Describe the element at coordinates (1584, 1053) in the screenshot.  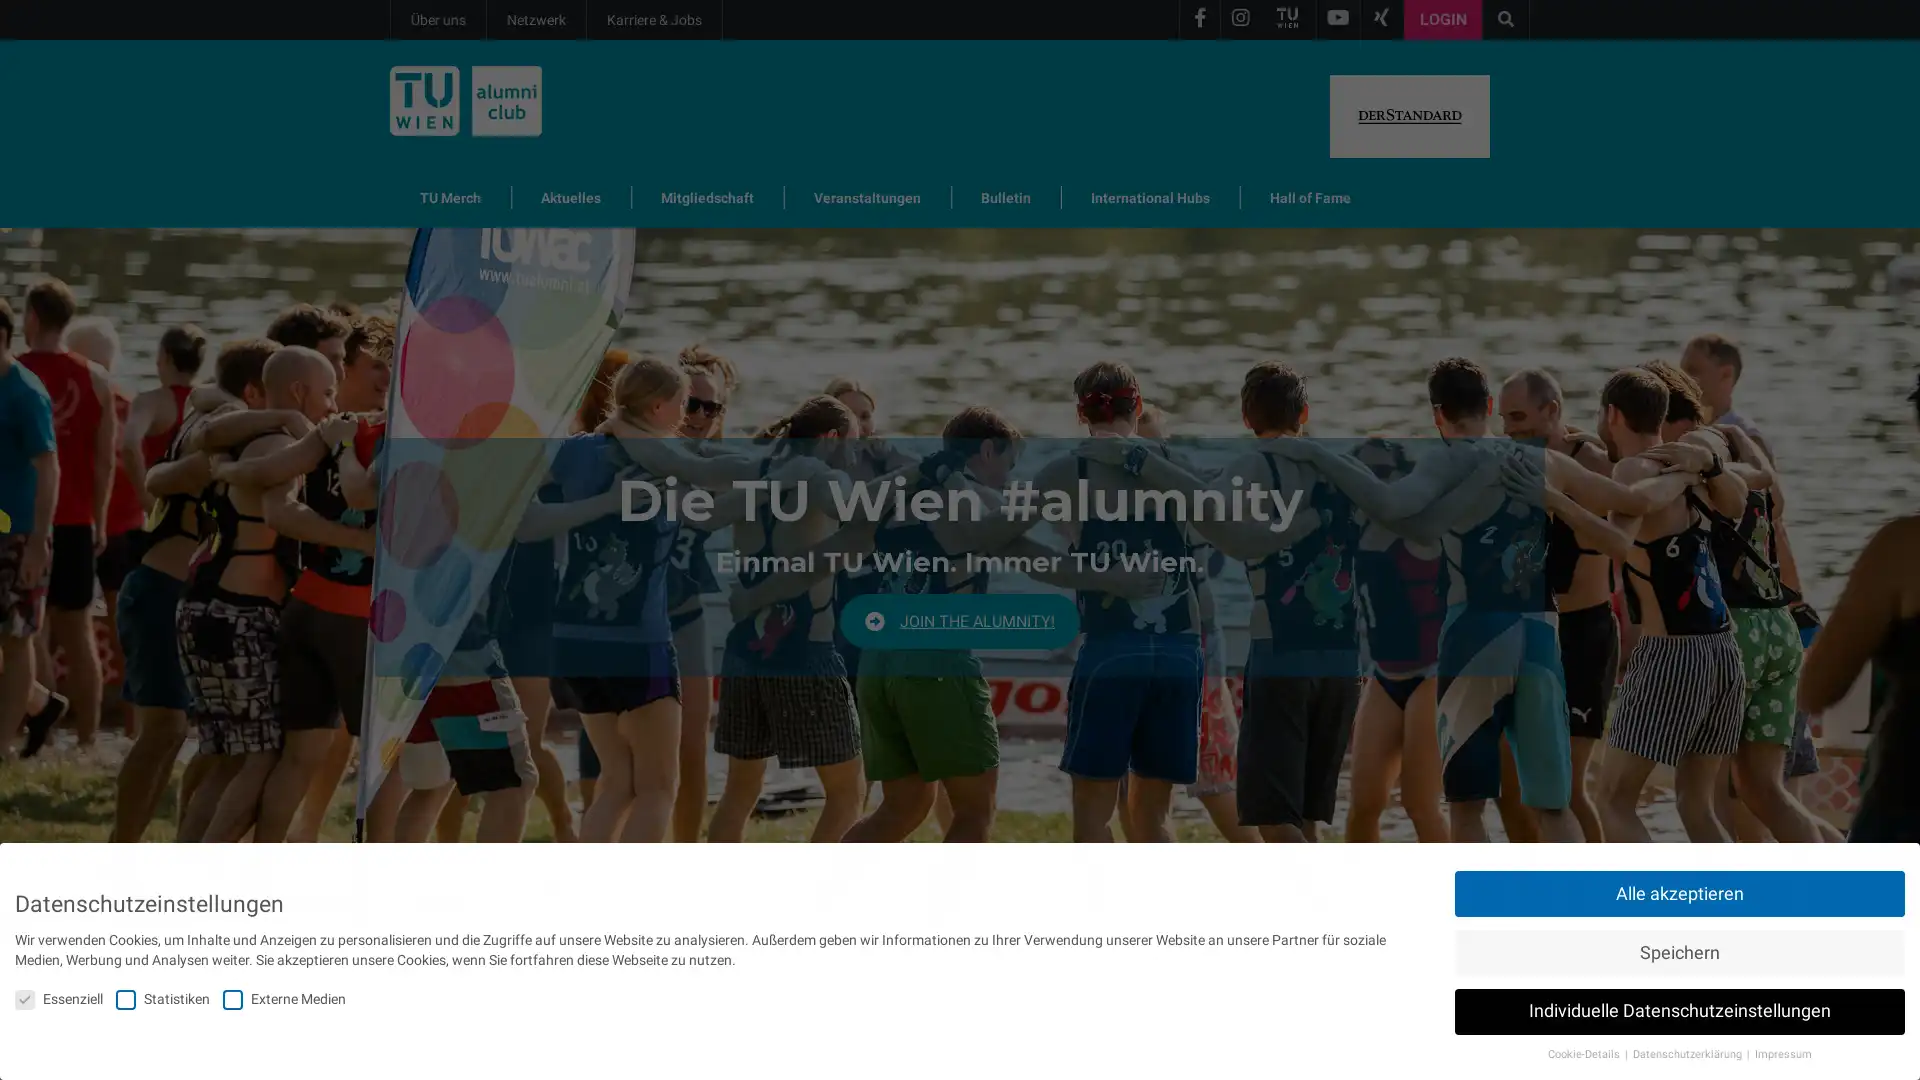
I see `Cookie-Details` at that location.